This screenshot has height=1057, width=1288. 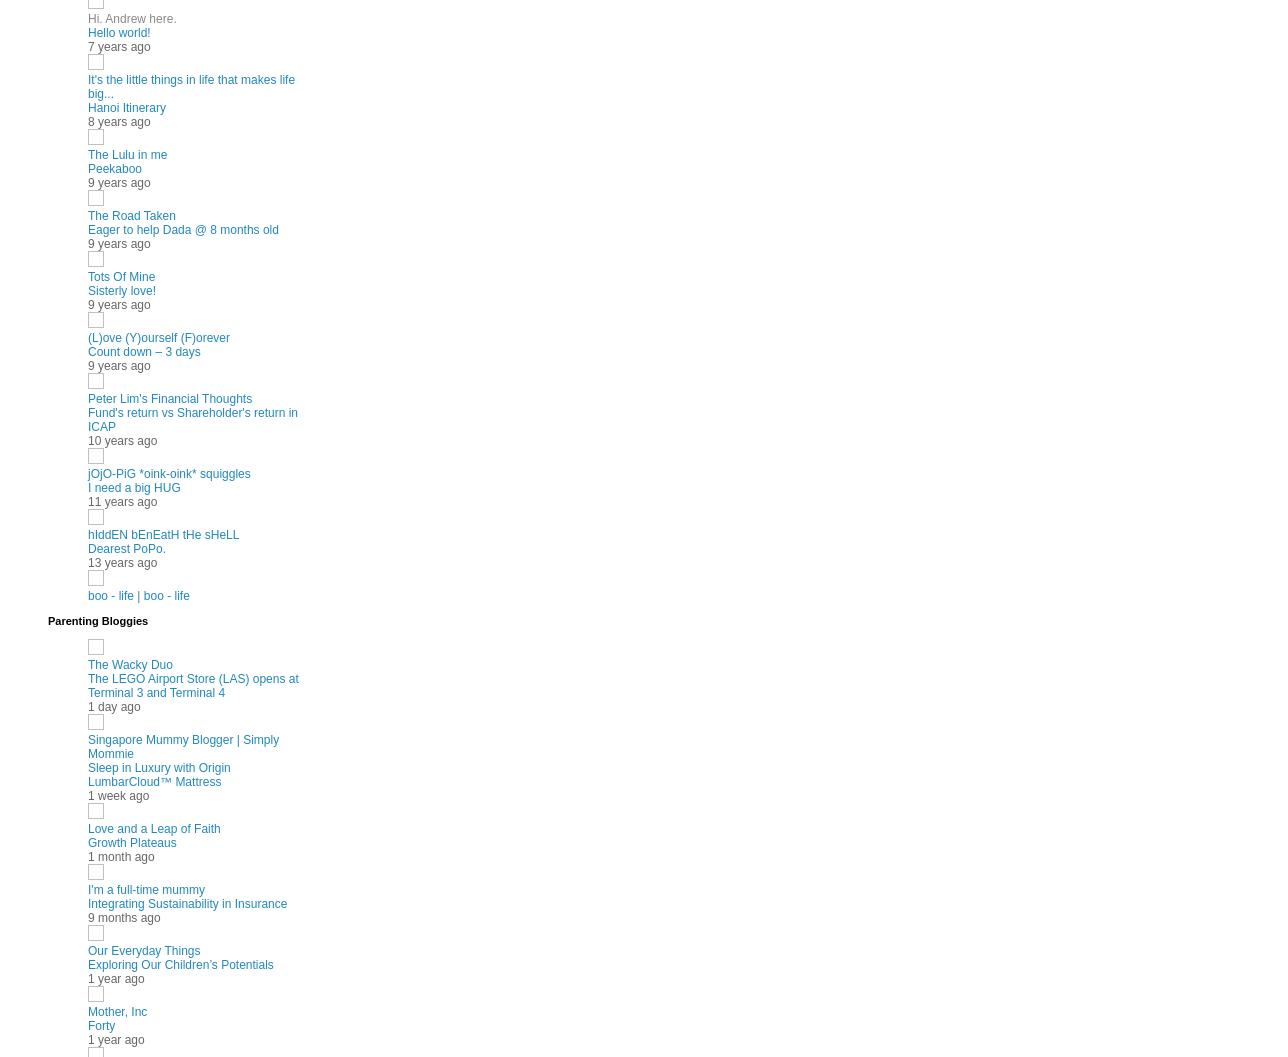 I want to click on '11 years ago', so click(x=87, y=501).